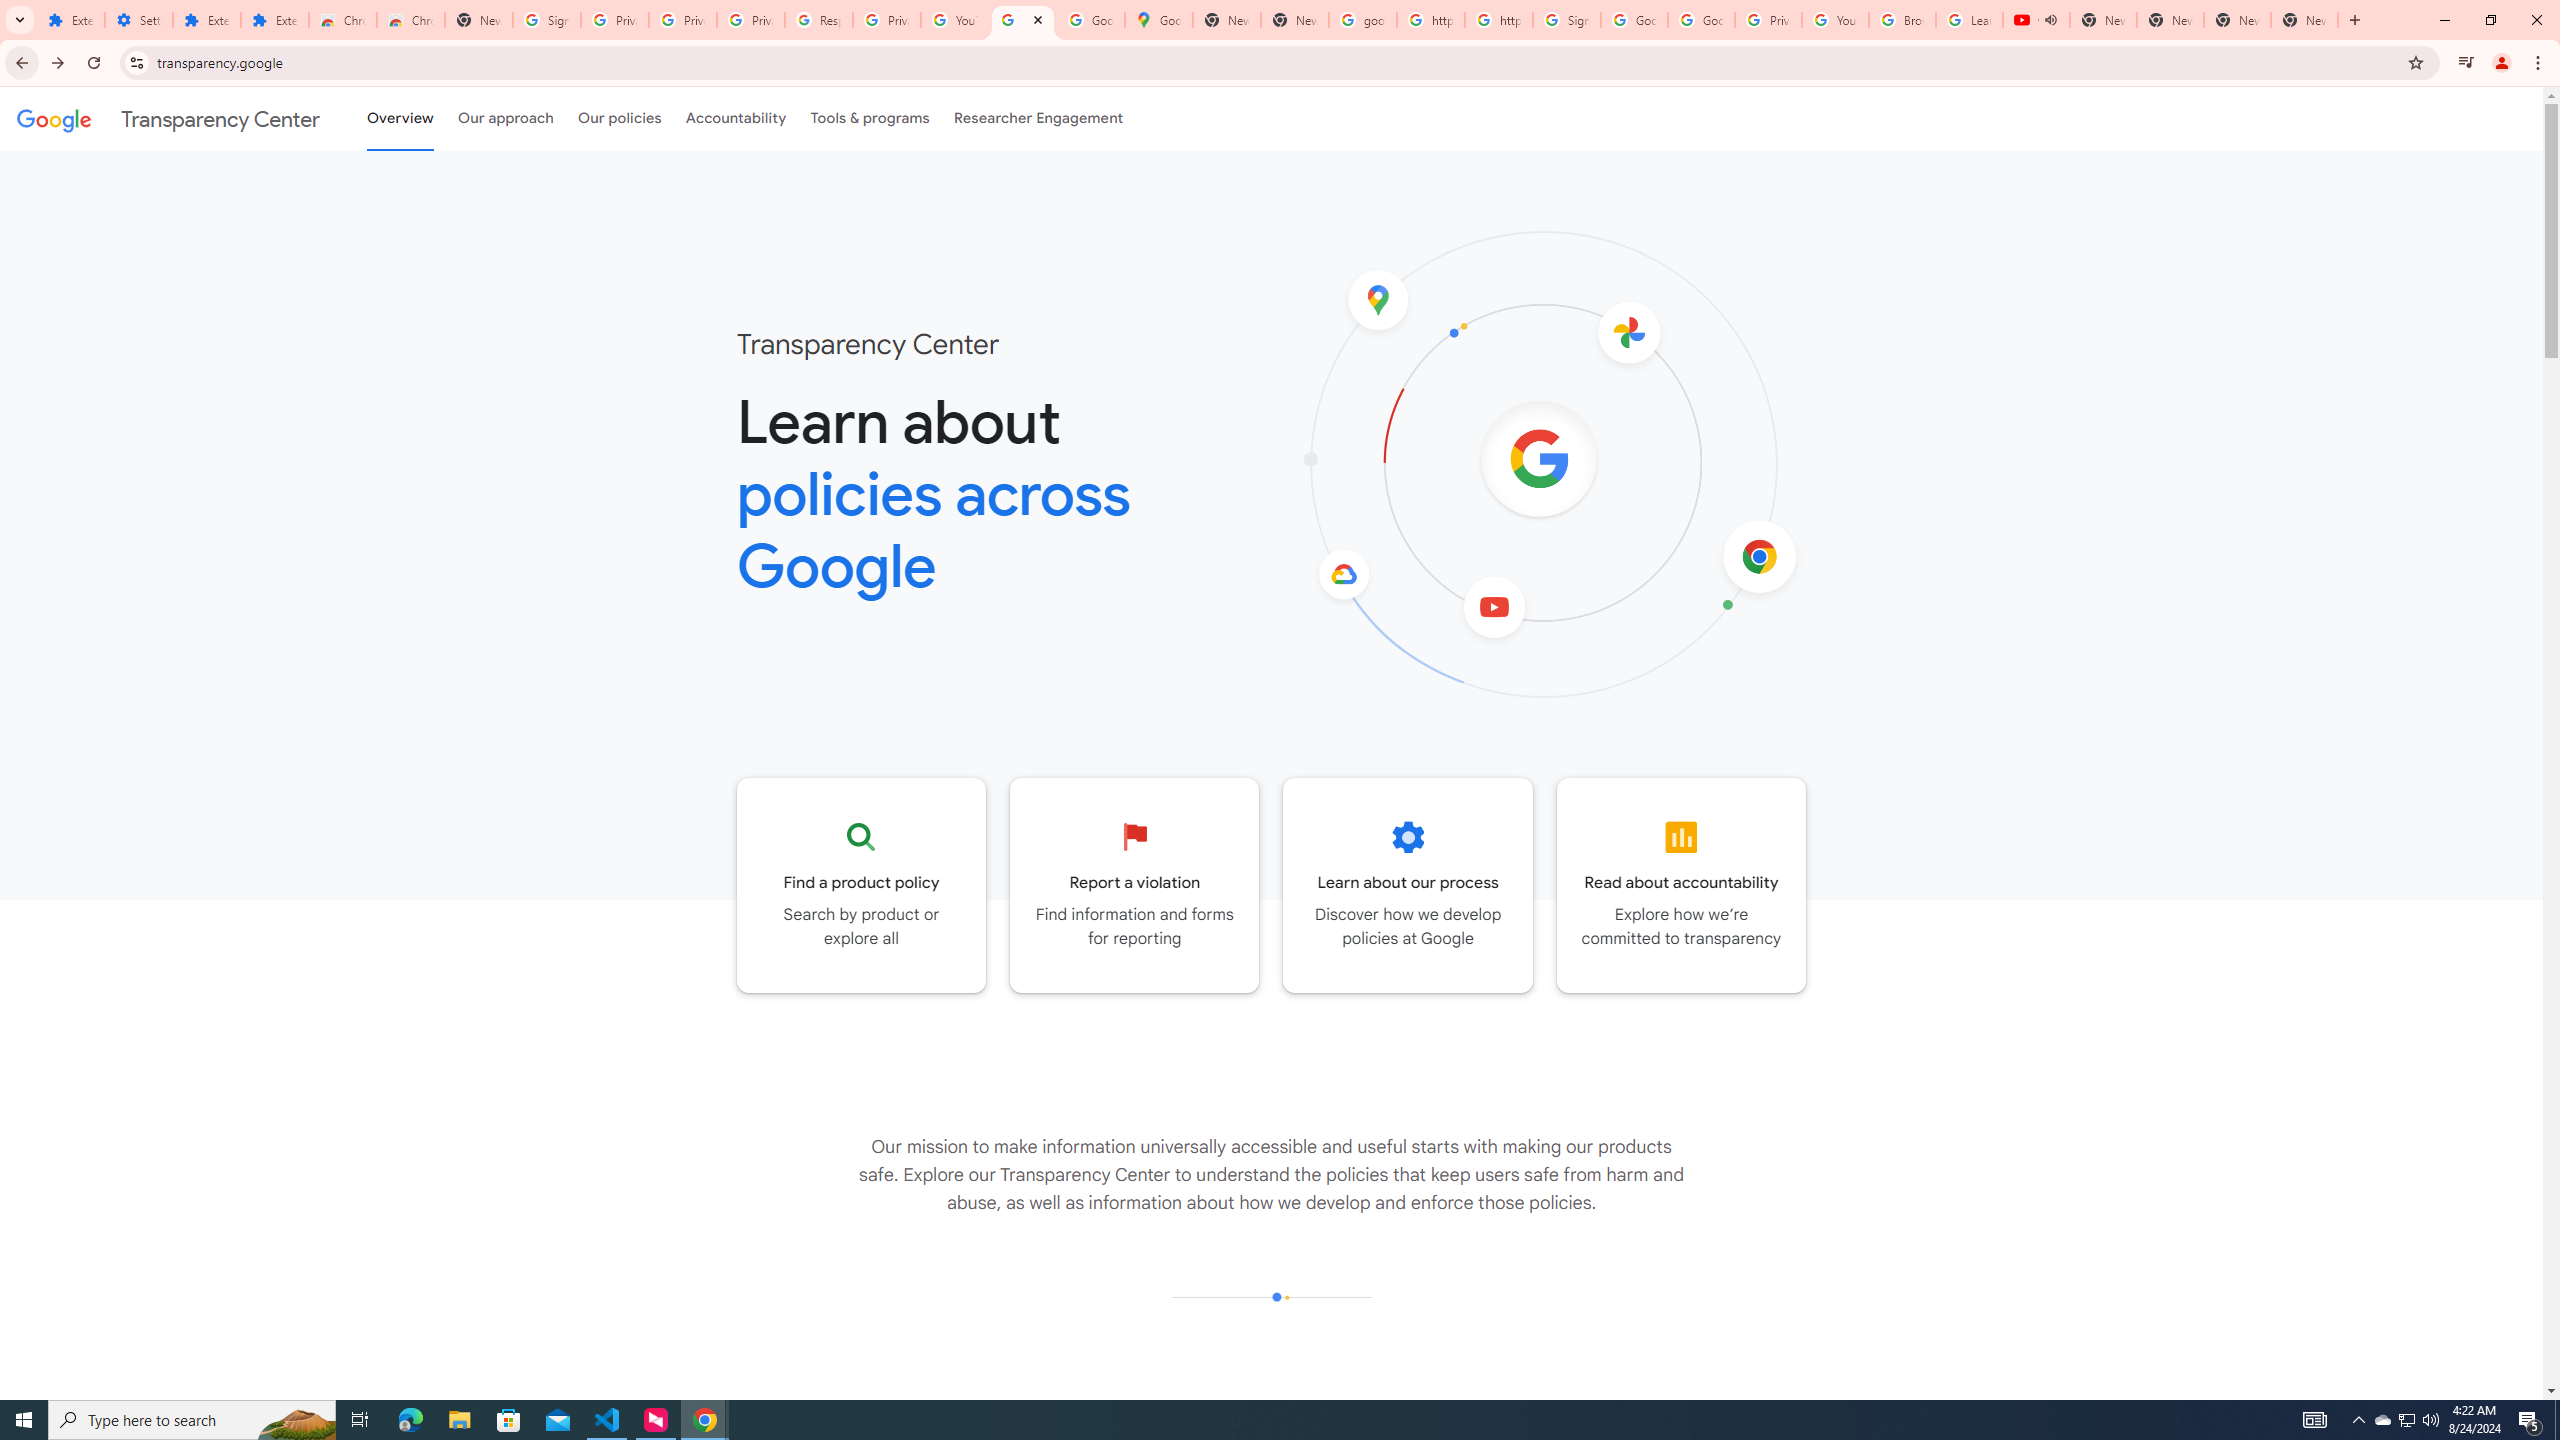  Describe the element at coordinates (167, 118) in the screenshot. I see `'Transparency Center'` at that location.